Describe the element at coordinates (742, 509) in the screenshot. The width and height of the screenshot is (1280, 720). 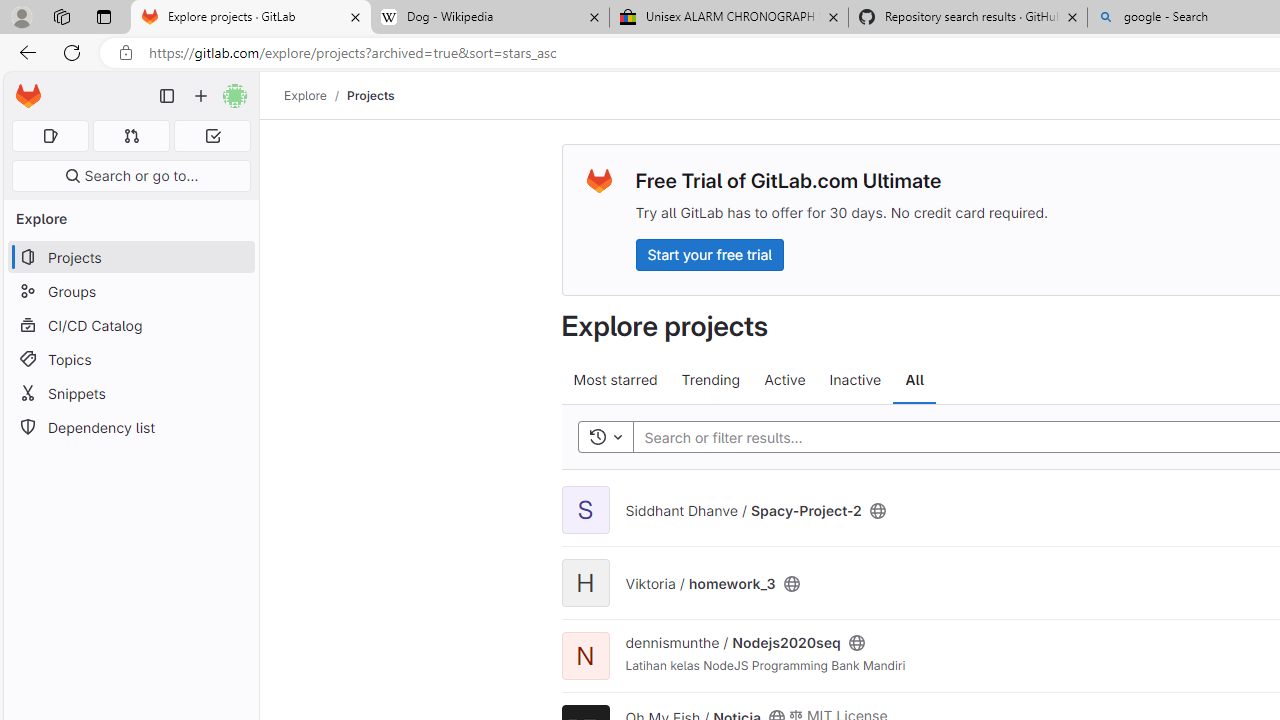
I see `'Siddhant Dhanve / Spacy-Project-2'` at that location.